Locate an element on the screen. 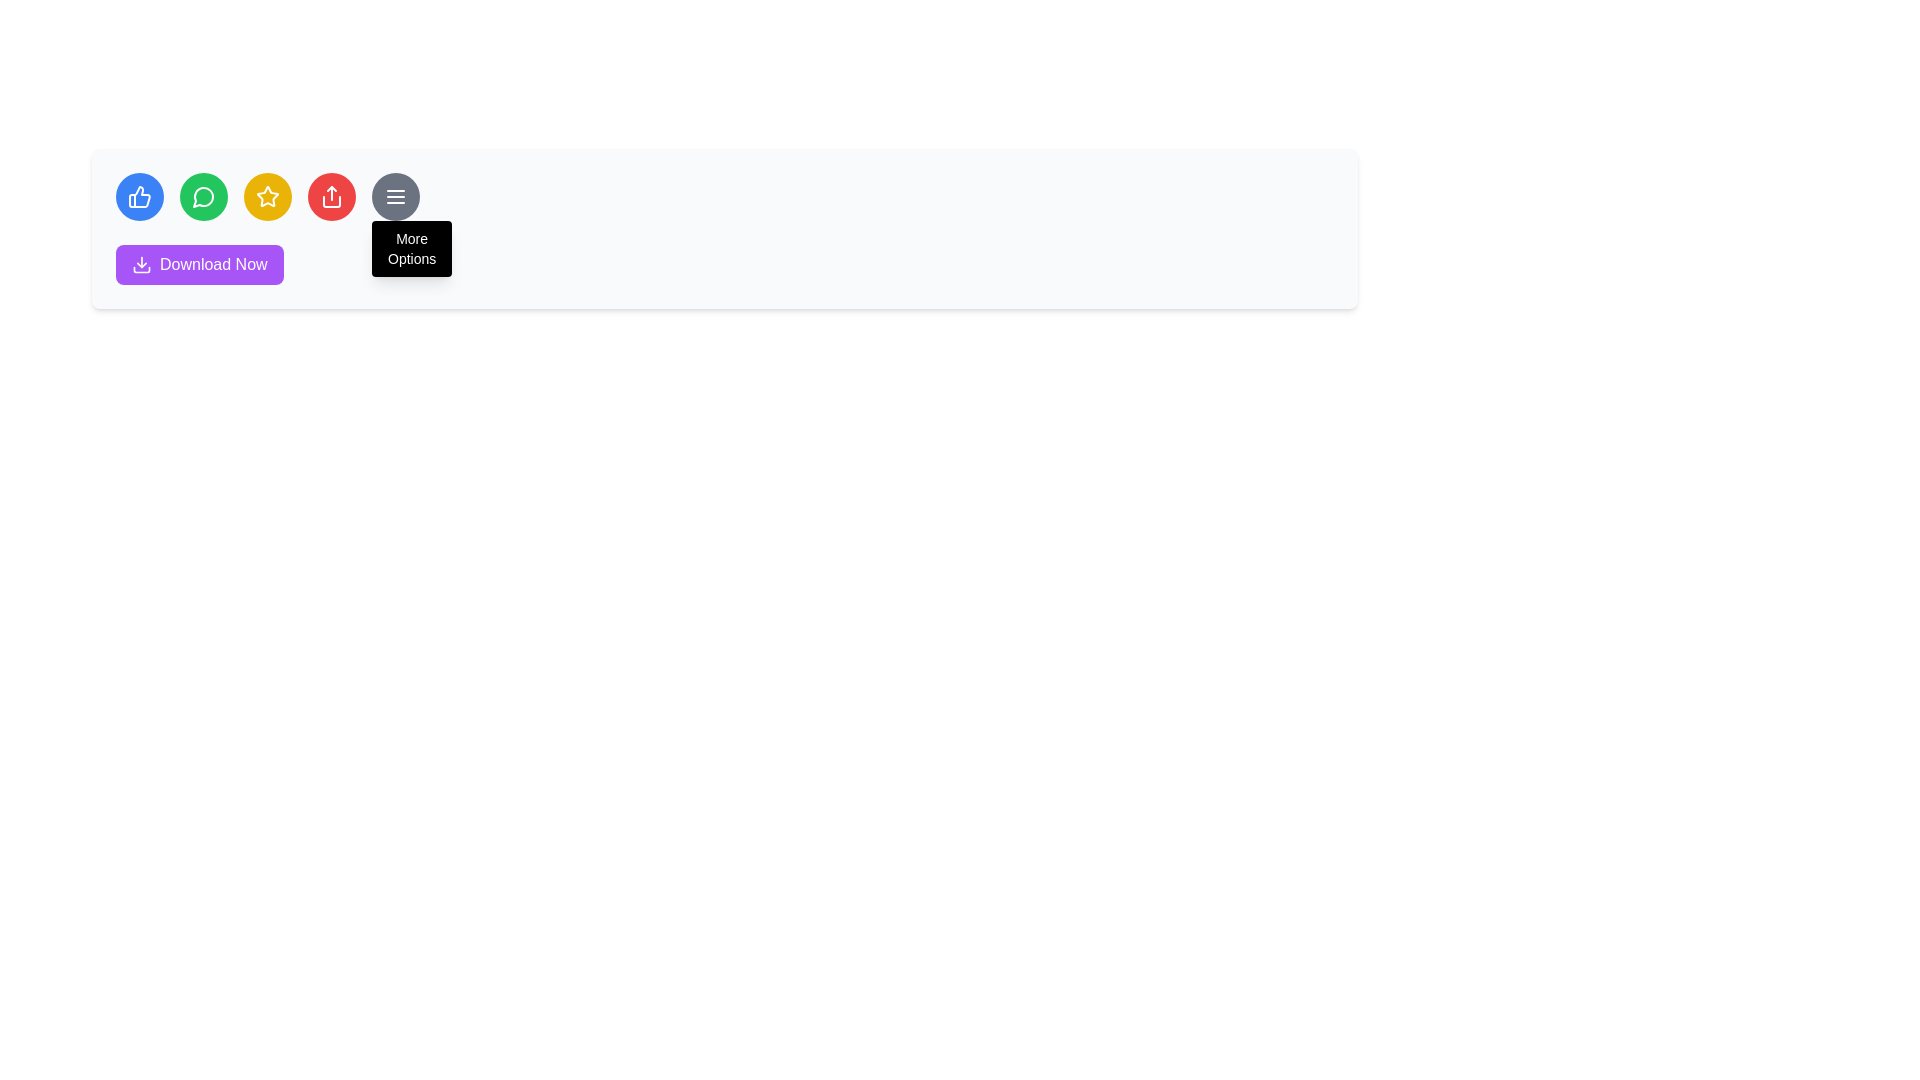 The image size is (1920, 1080). the bottom part of the download arrow icon, which visually represents the horizontal line of the graphic within the SVG icon is located at coordinates (141, 270).